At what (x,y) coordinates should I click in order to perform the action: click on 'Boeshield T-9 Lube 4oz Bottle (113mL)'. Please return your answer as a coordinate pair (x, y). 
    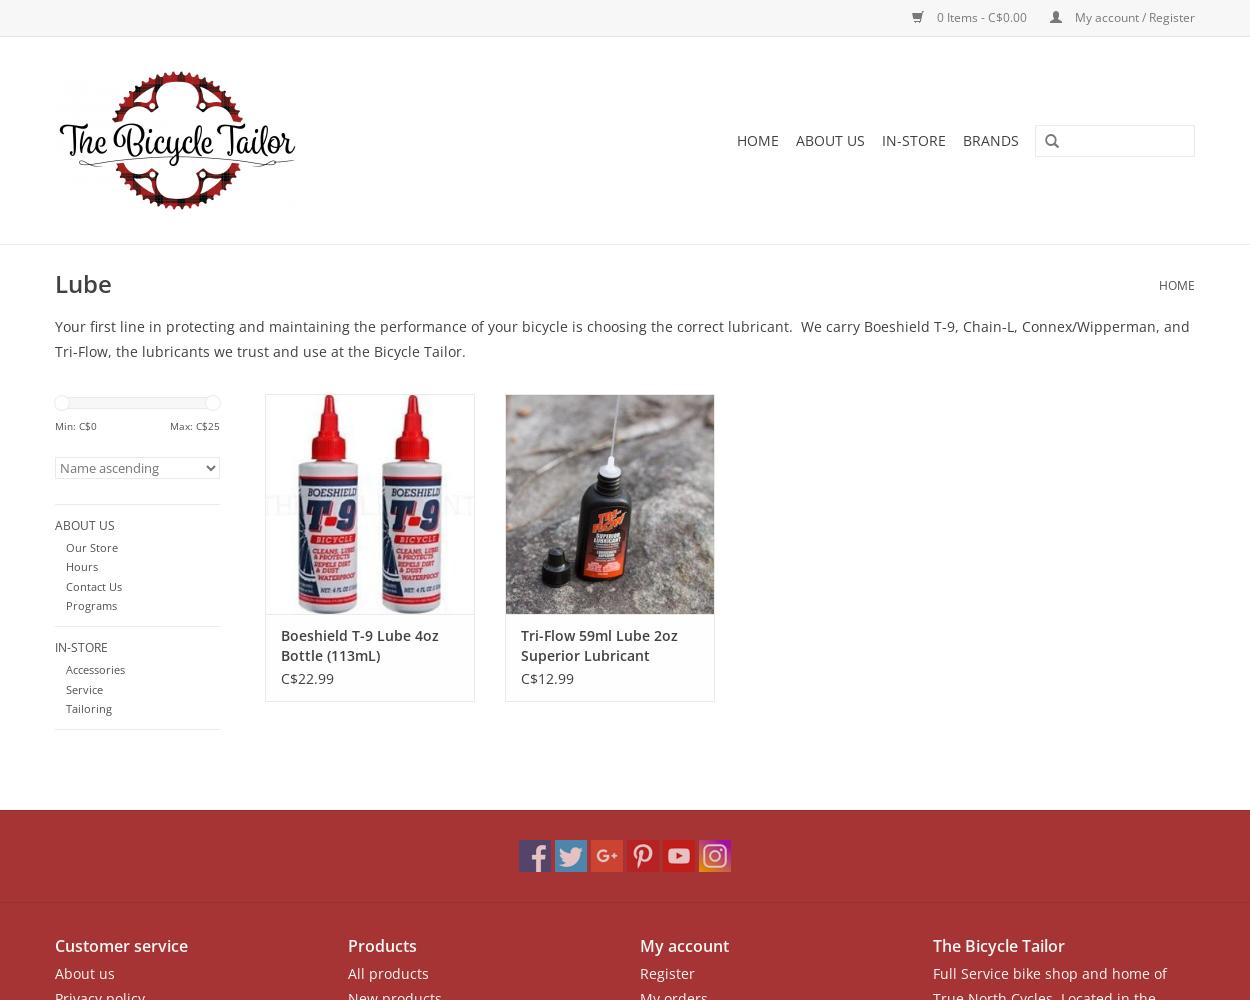
    Looking at the image, I should click on (359, 645).